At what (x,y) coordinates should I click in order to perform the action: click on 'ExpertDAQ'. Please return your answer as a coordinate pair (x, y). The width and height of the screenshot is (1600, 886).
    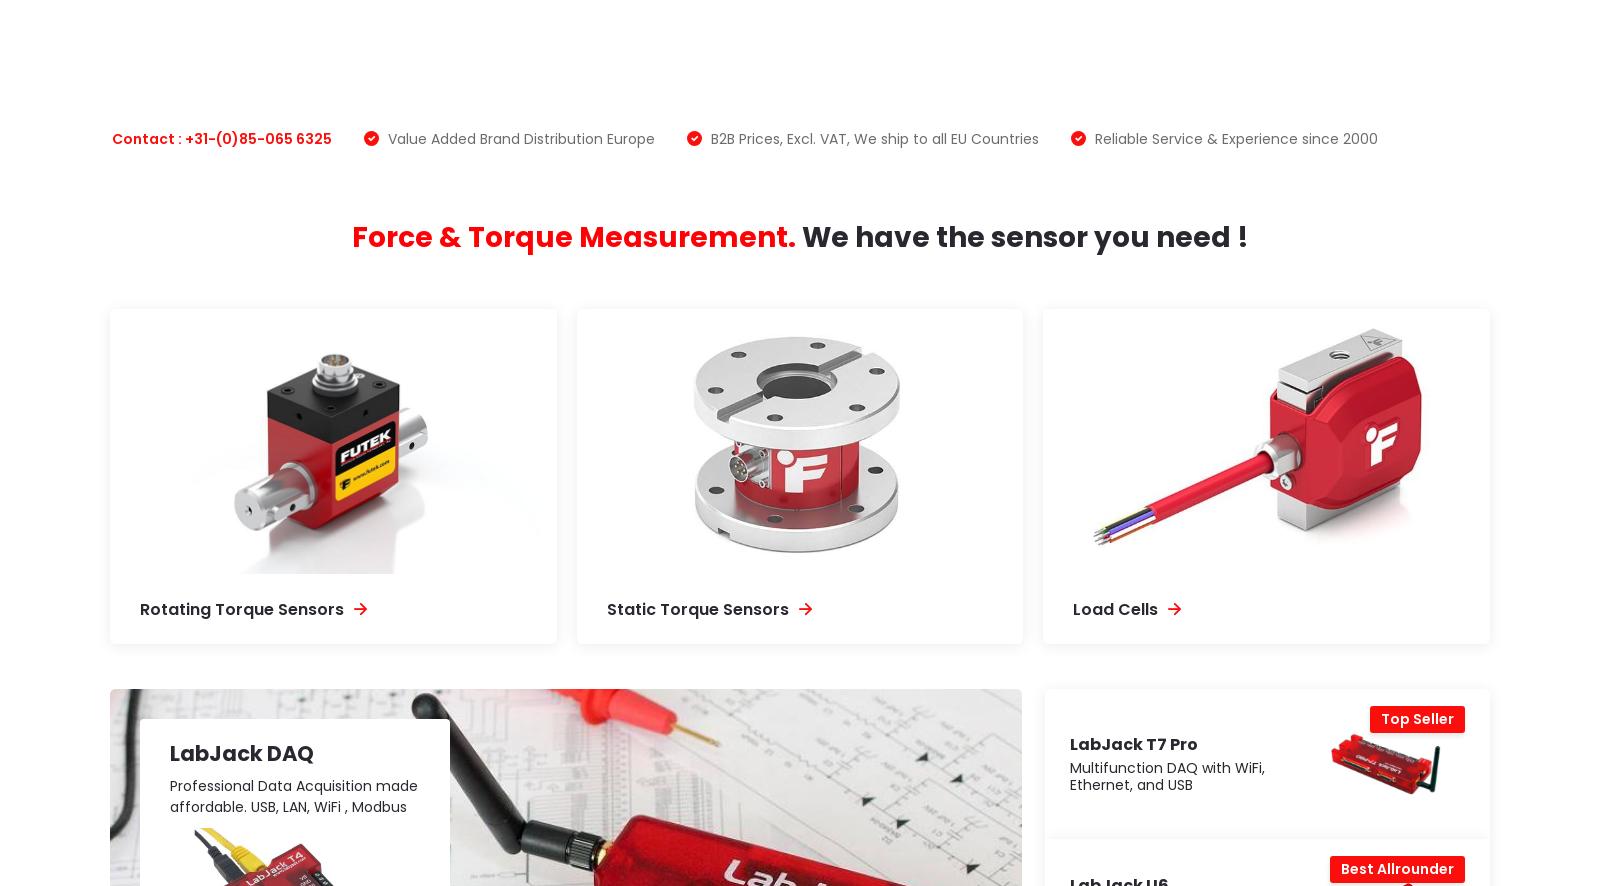
    Looking at the image, I should click on (1120, 81).